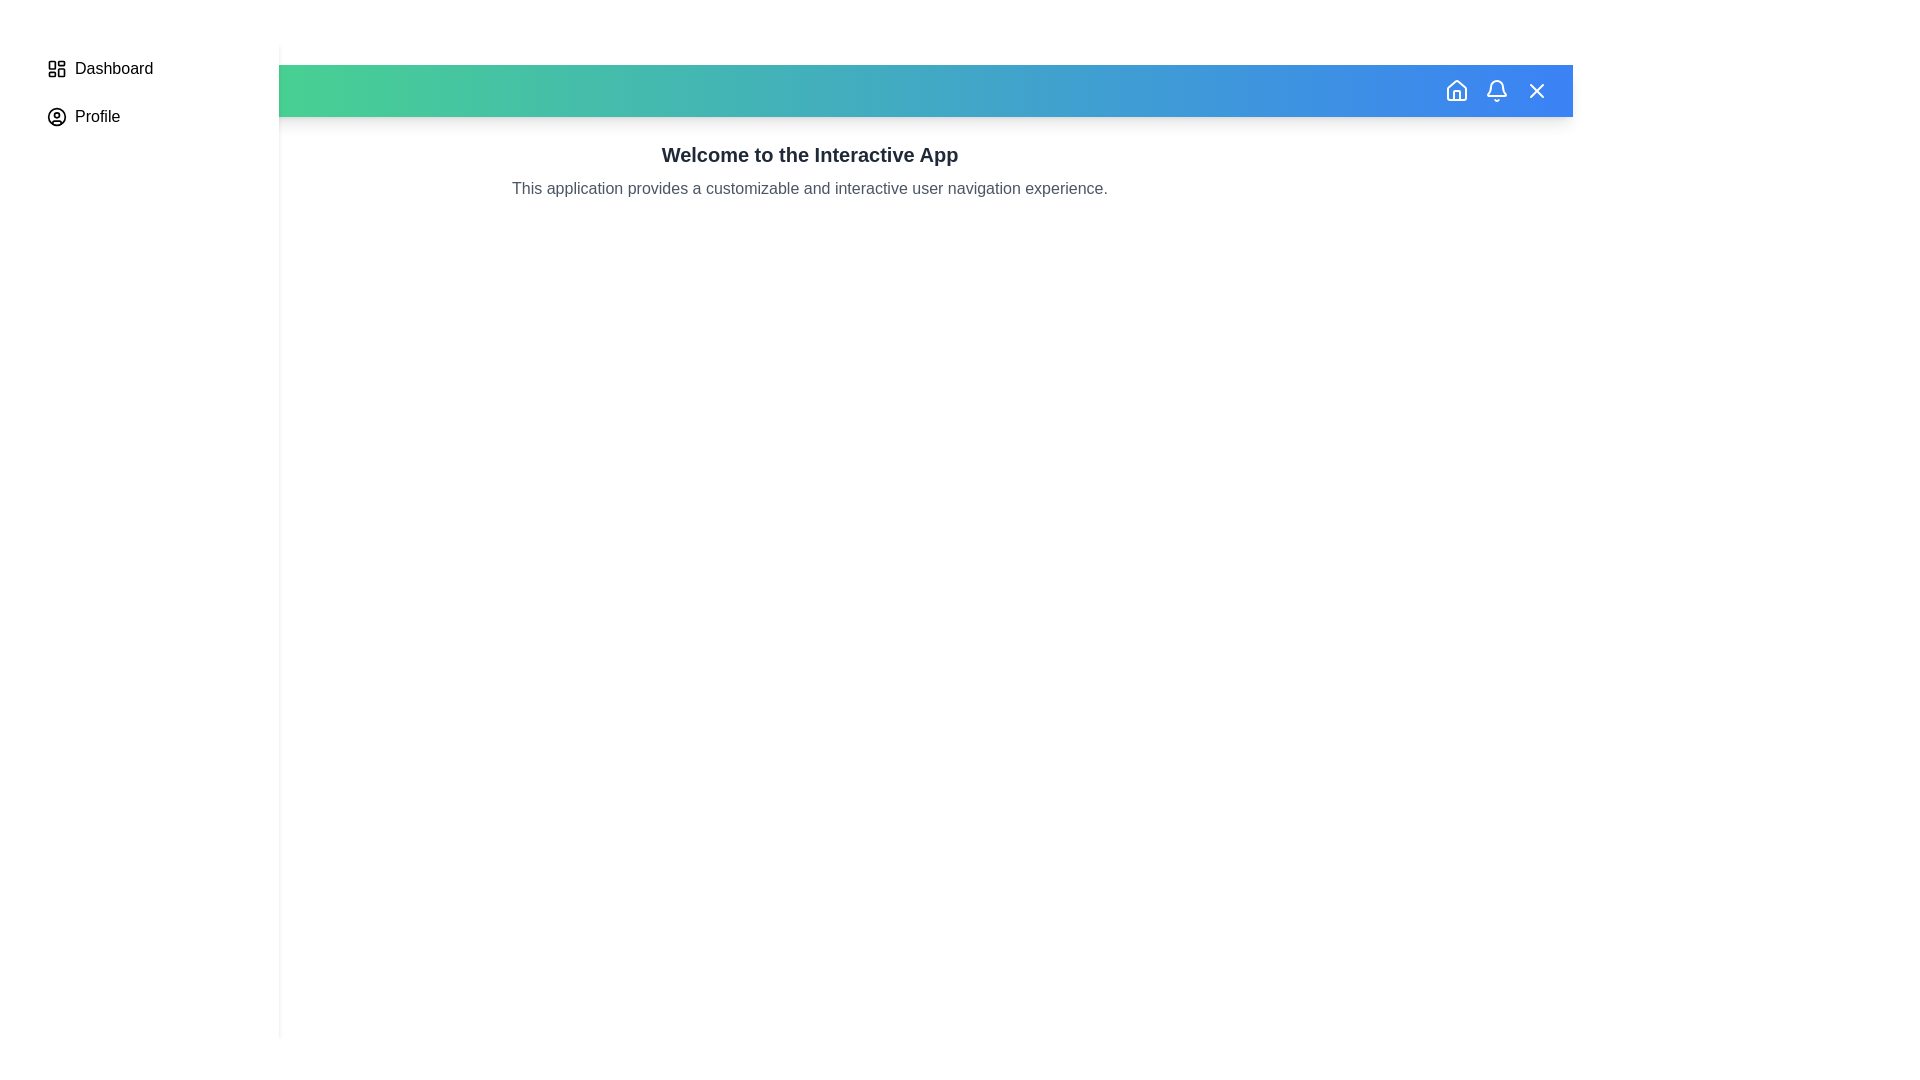 This screenshot has height=1080, width=1920. Describe the element at coordinates (1497, 91) in the screenshot. I see `the notification alert icon located in the header's rightmost group of controls, specifically the middle icon between the house and cross icons` at that location.